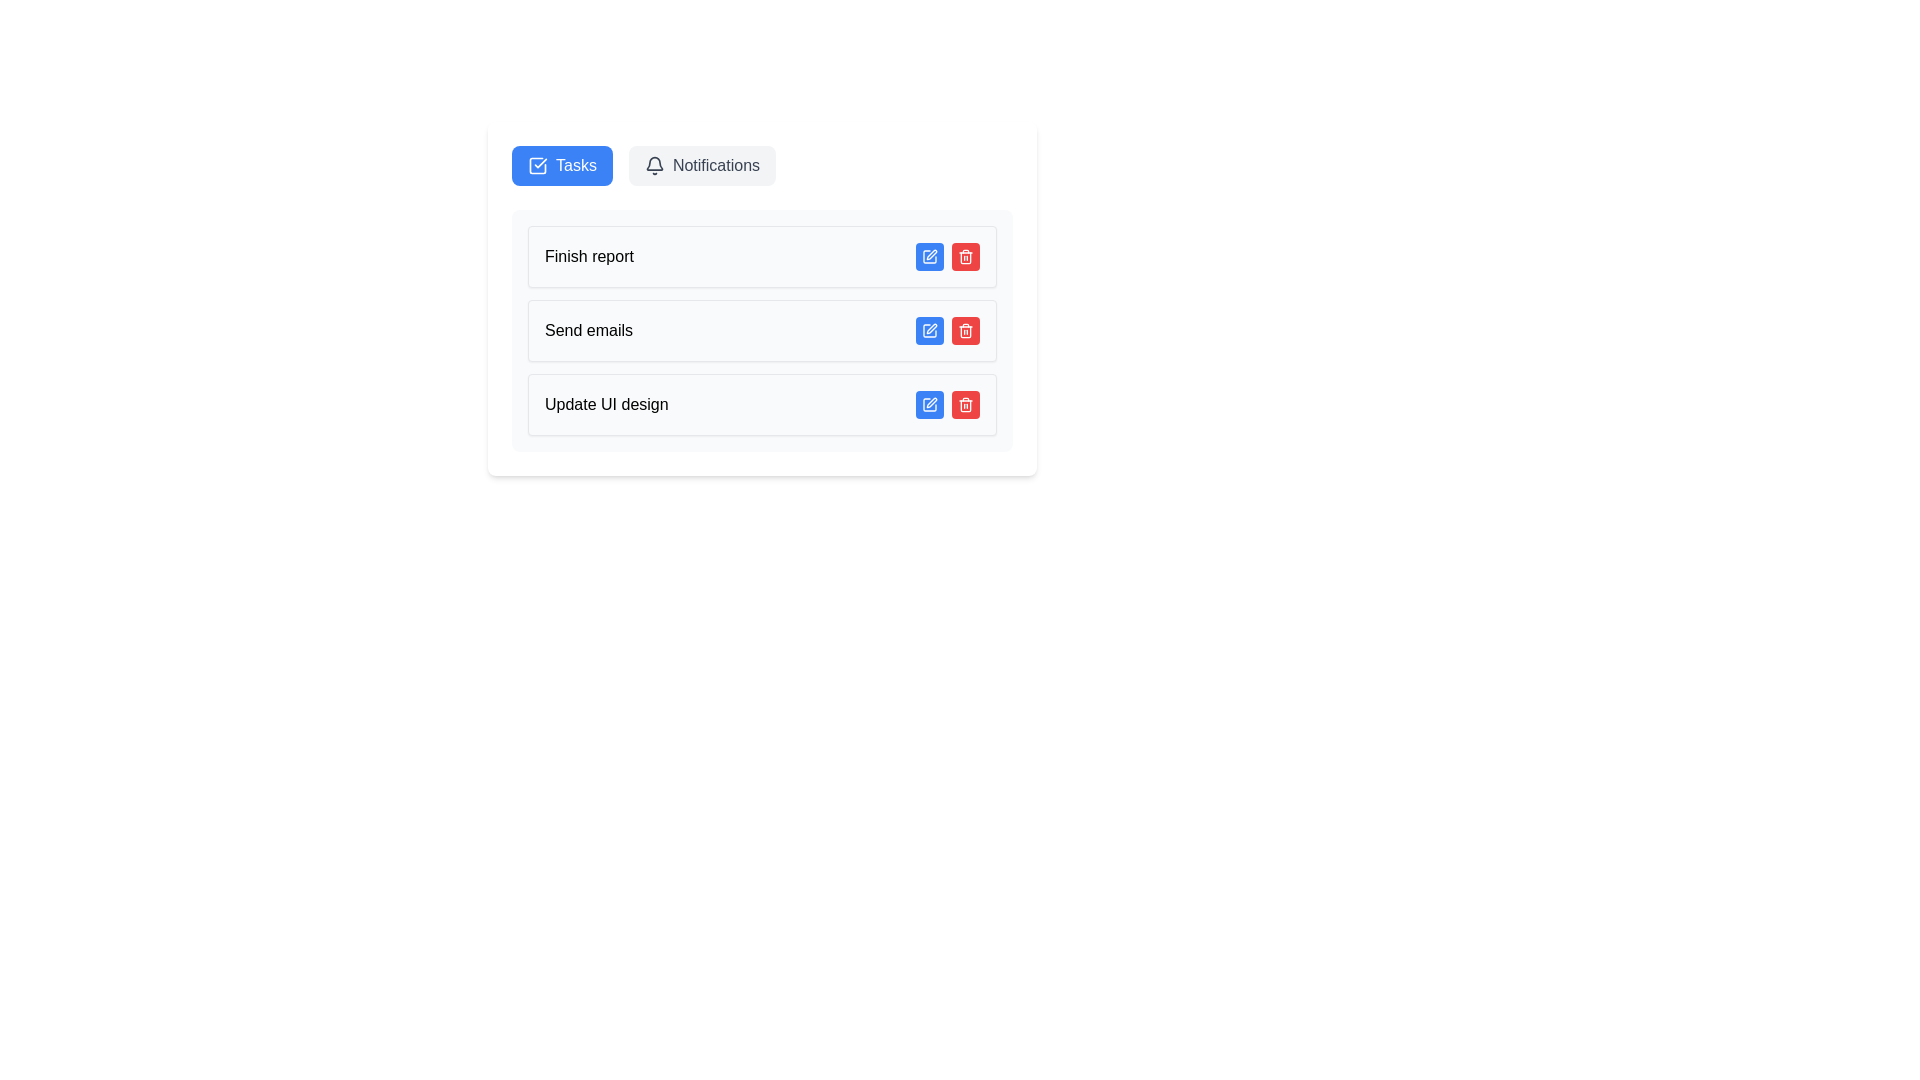 Image resolution: width=1920 pixels, height=1080 pixels. What do you see at coordinates (965, 405) in the screenshot?
I see `the delete icon located in the right section of the last row of the task list` at bounding box center [965, 405].